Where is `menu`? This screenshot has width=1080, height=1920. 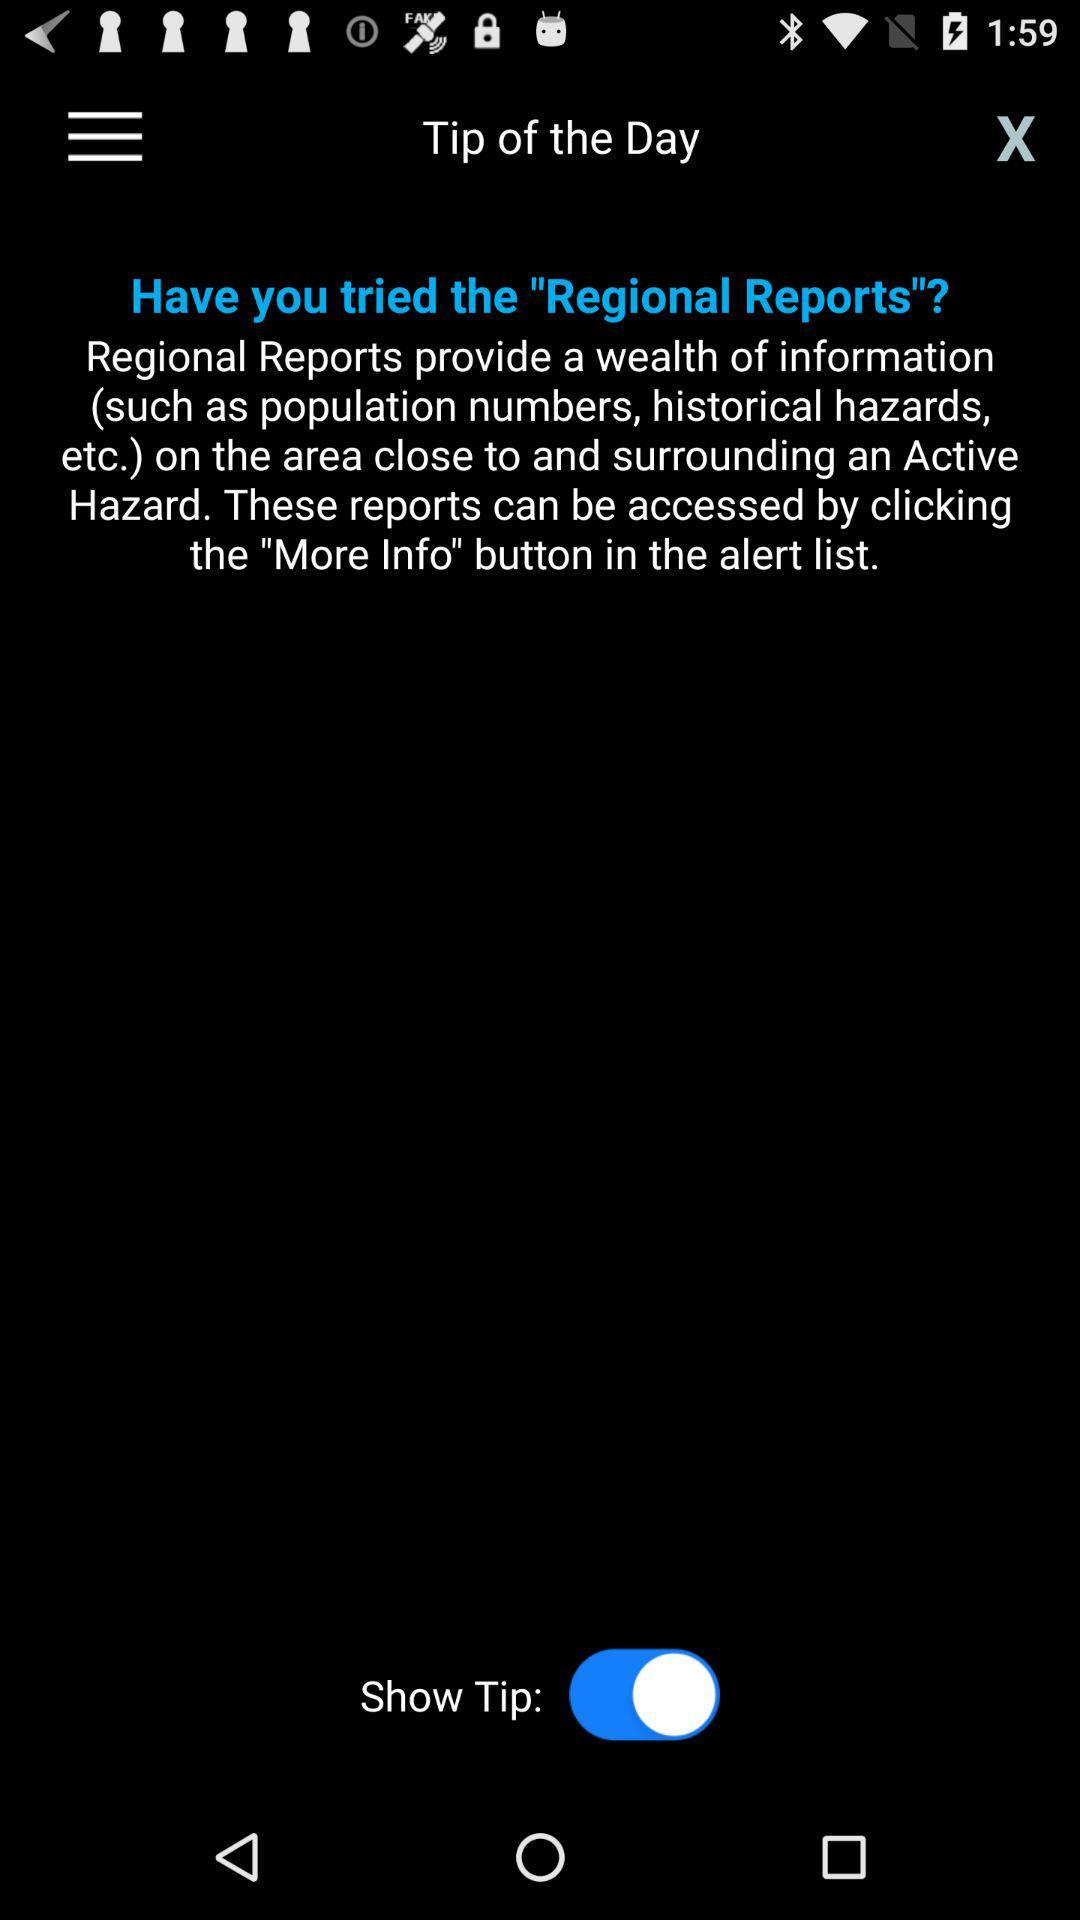
menu is located at coordinates (105, 135).